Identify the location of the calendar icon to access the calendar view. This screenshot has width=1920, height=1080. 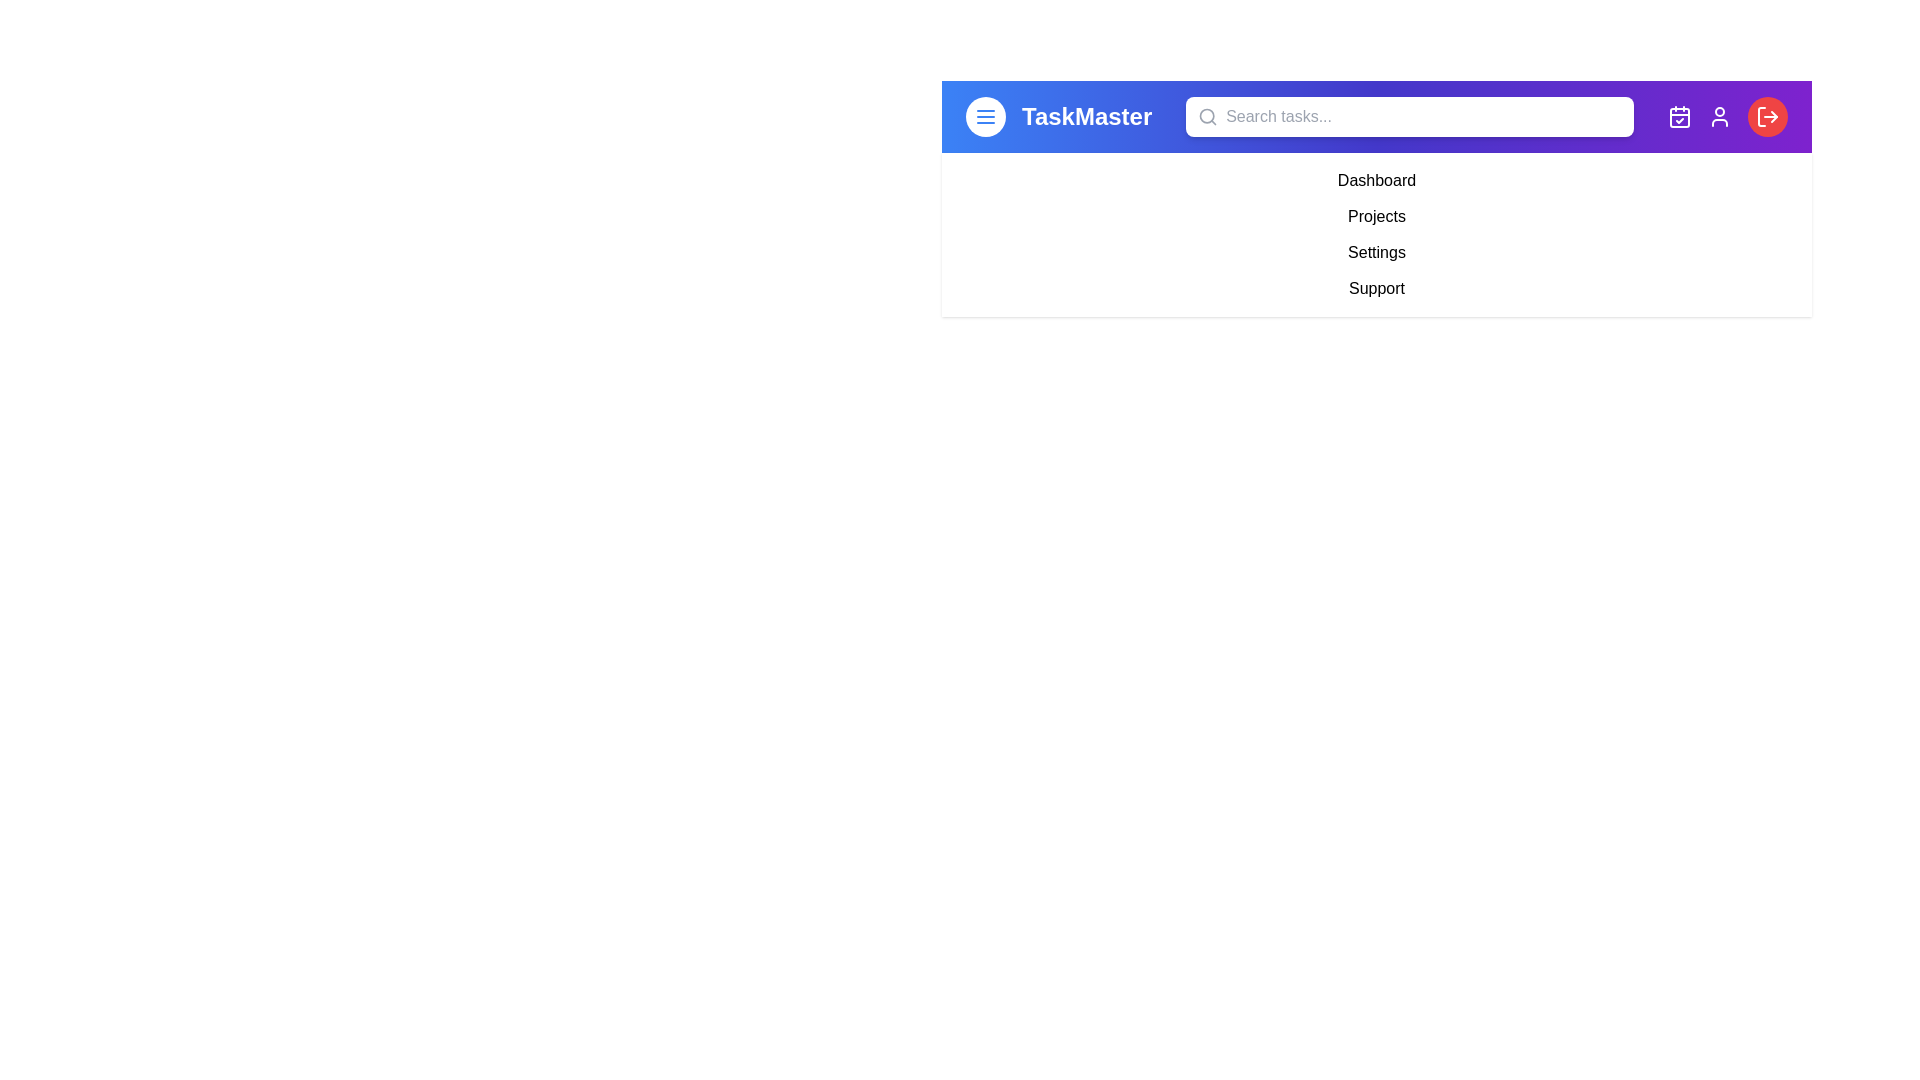
(1679, 116).